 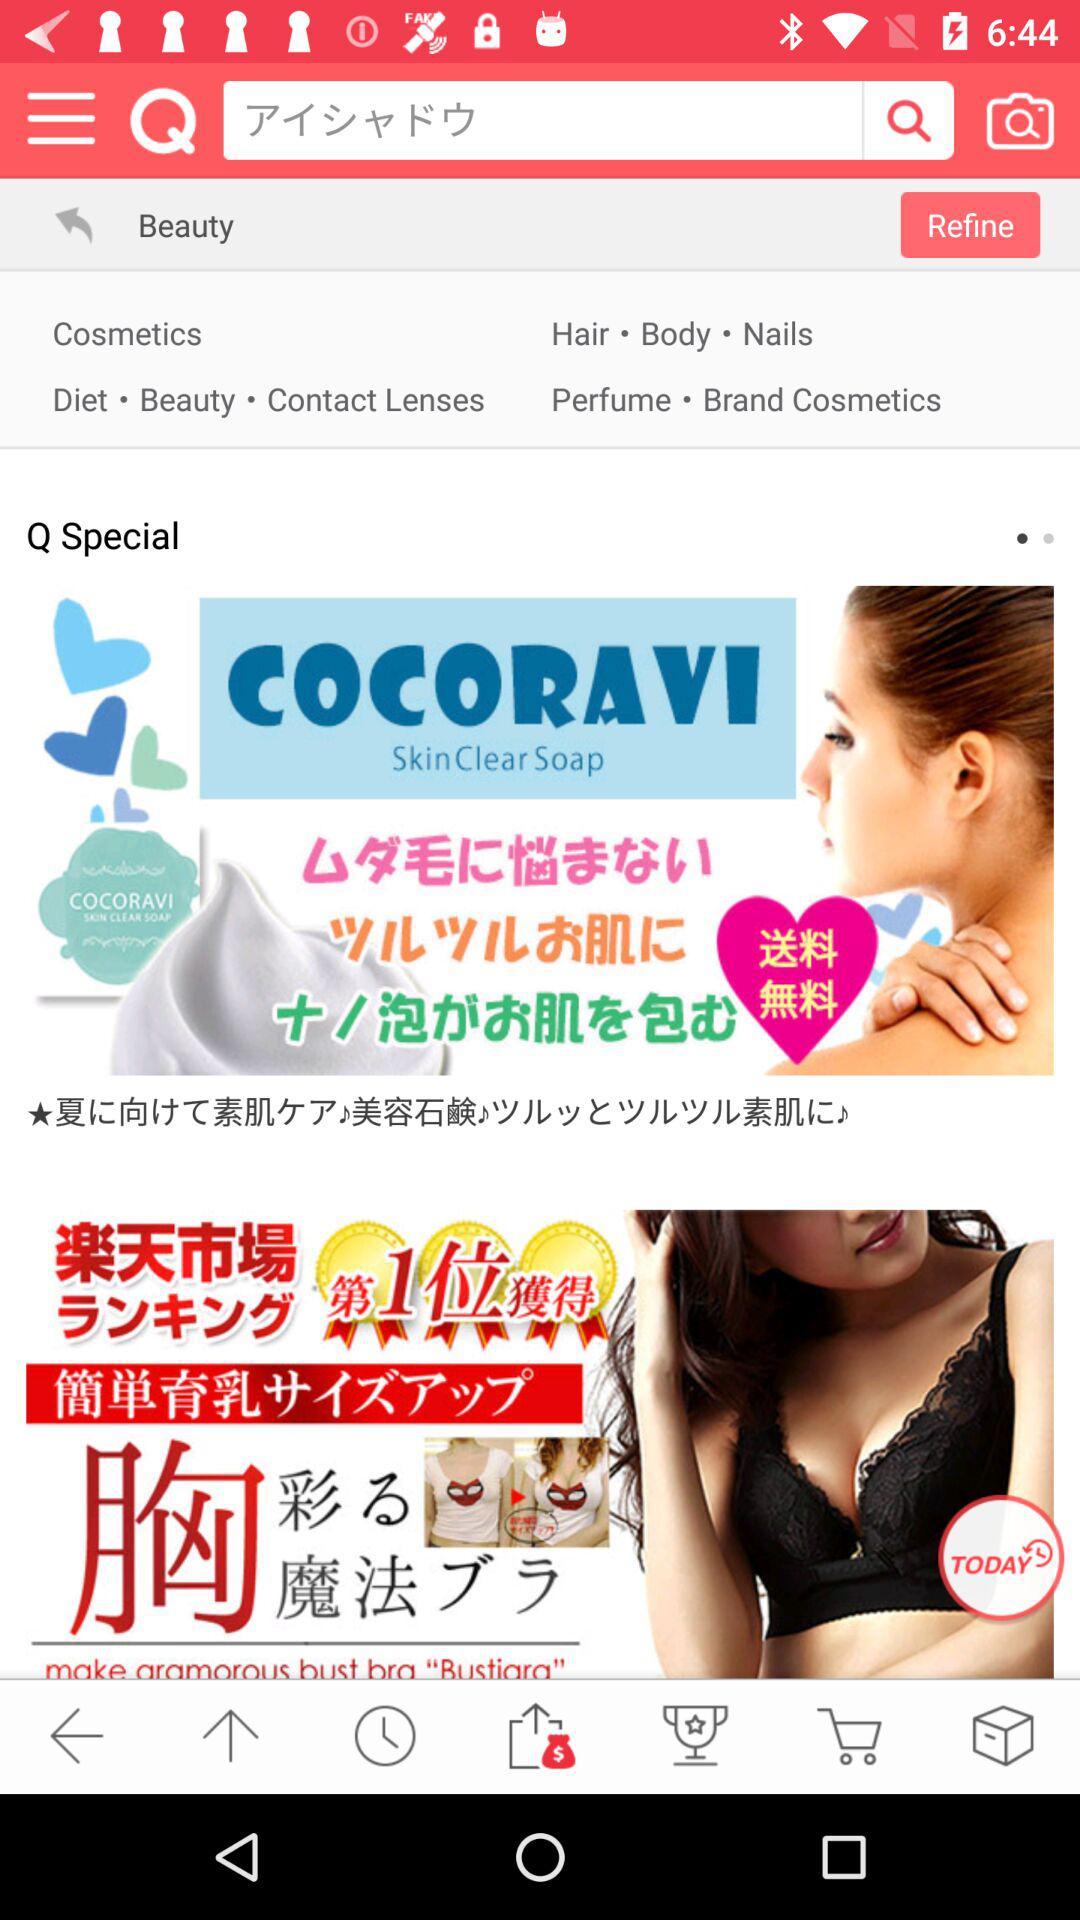 What do you see at coordinates (229, 1734) in the screenshot?
I see `top of page` at bounding box center [229, 1734].